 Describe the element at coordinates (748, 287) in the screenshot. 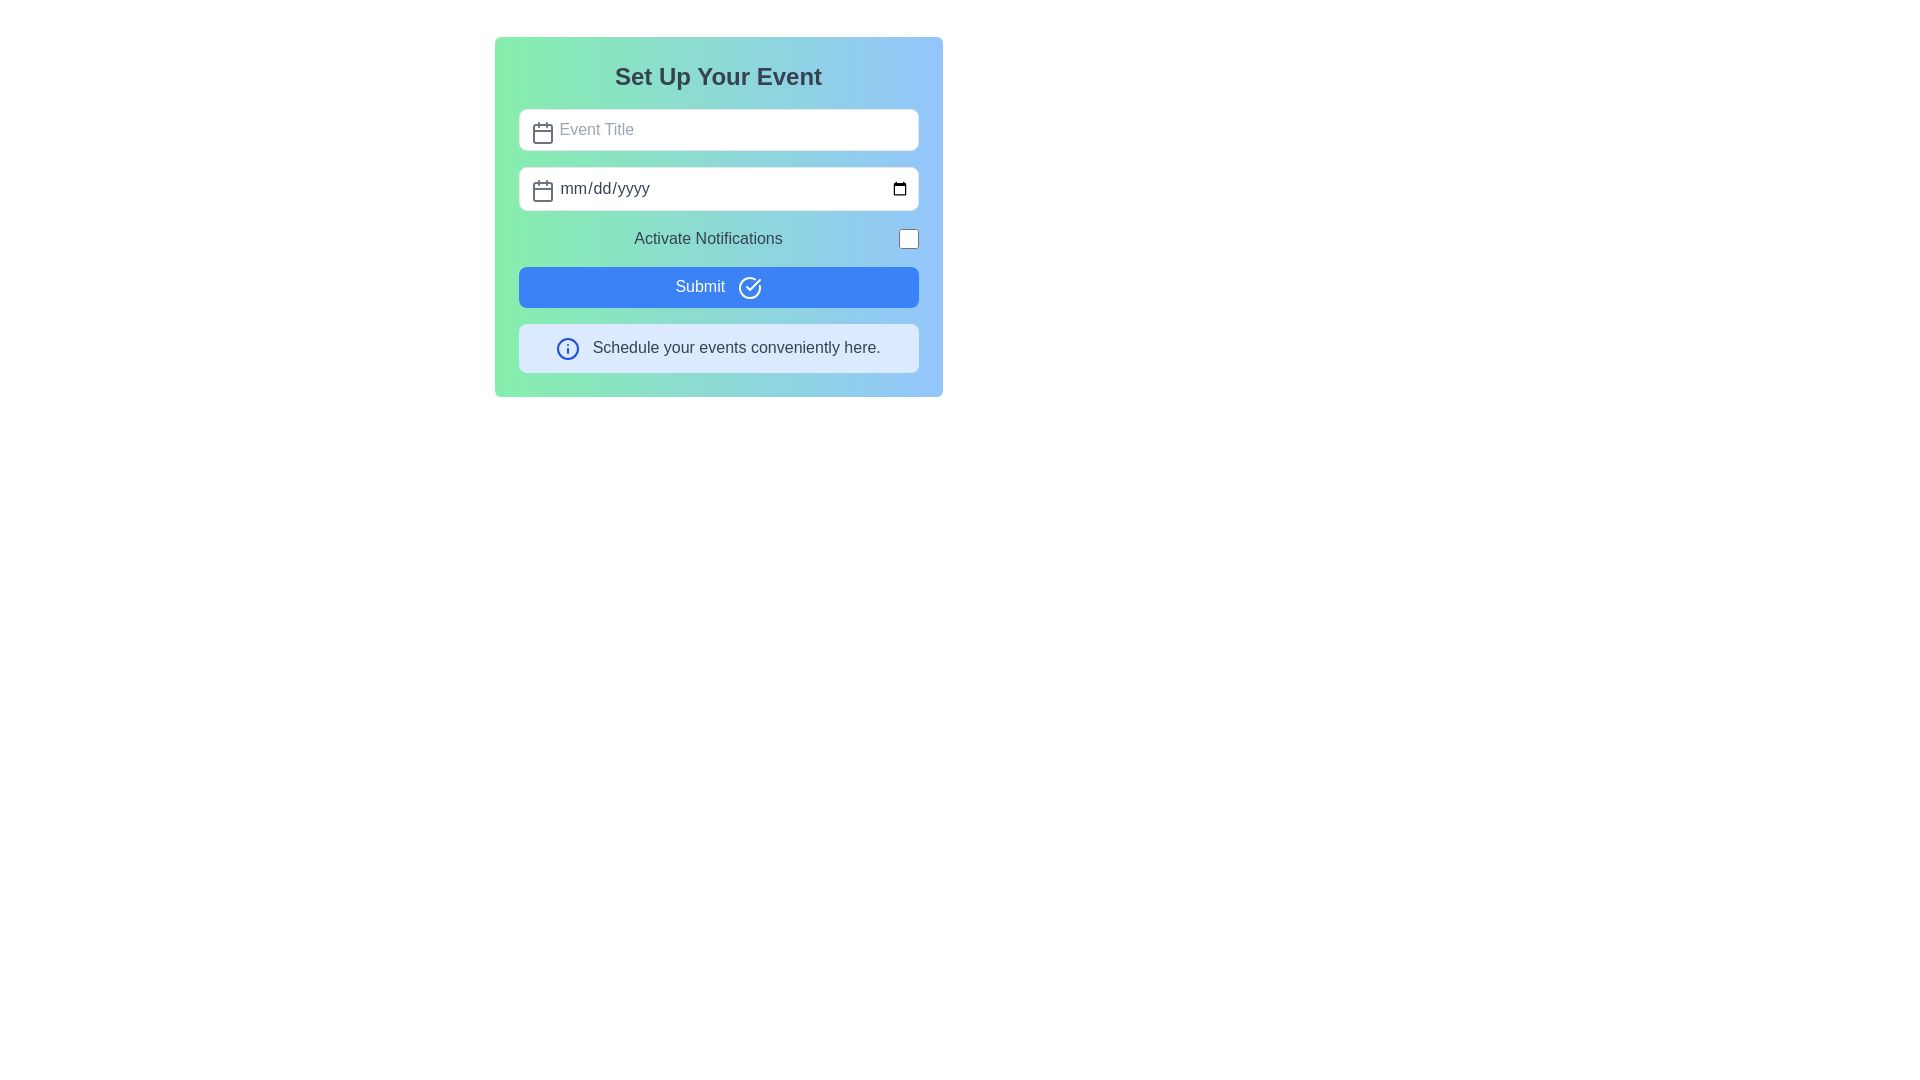

I see `the decorative status indicator icon located to the immediate right side of the 'Submit' button in the form interface` at that location.